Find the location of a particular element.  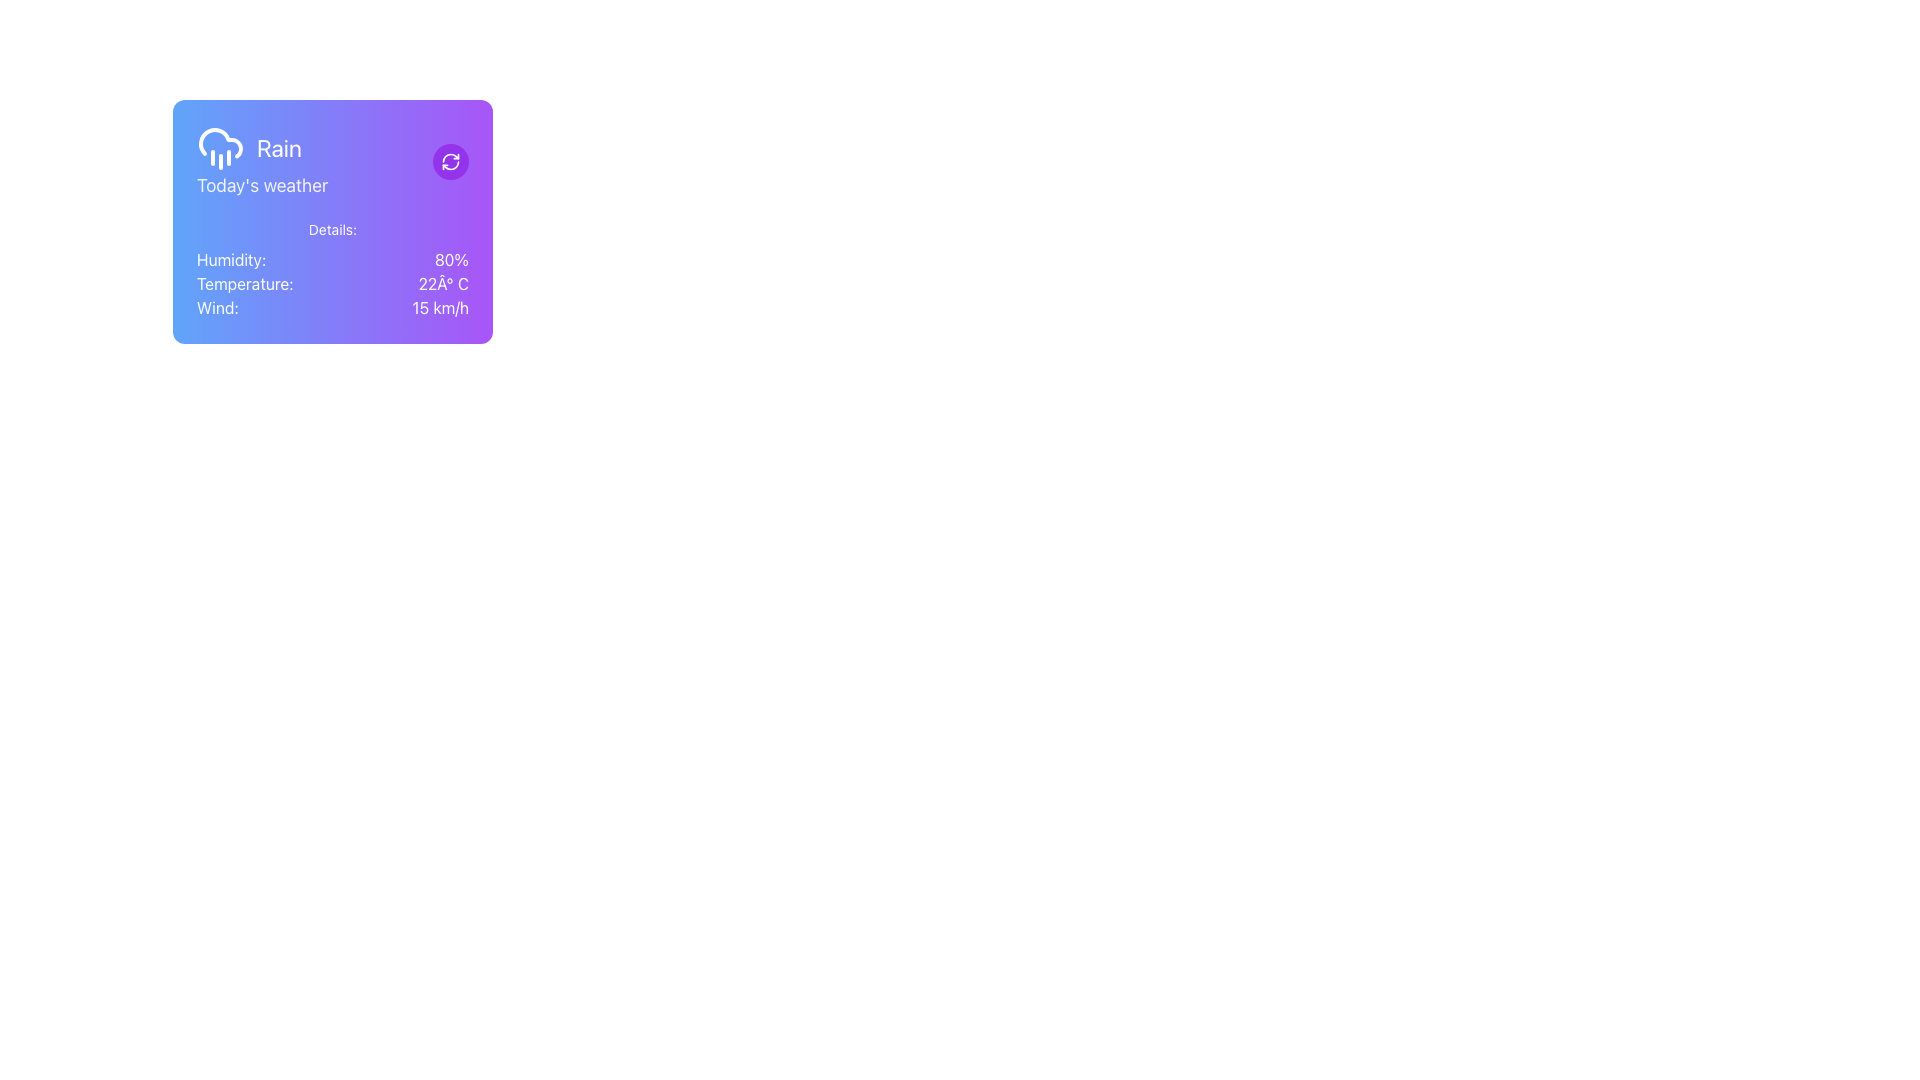

the text label displaying the current weather condition 'Rain', positioned to the right of a cloud with rain icon in the weather information panel is located at coordinates (278, 146).